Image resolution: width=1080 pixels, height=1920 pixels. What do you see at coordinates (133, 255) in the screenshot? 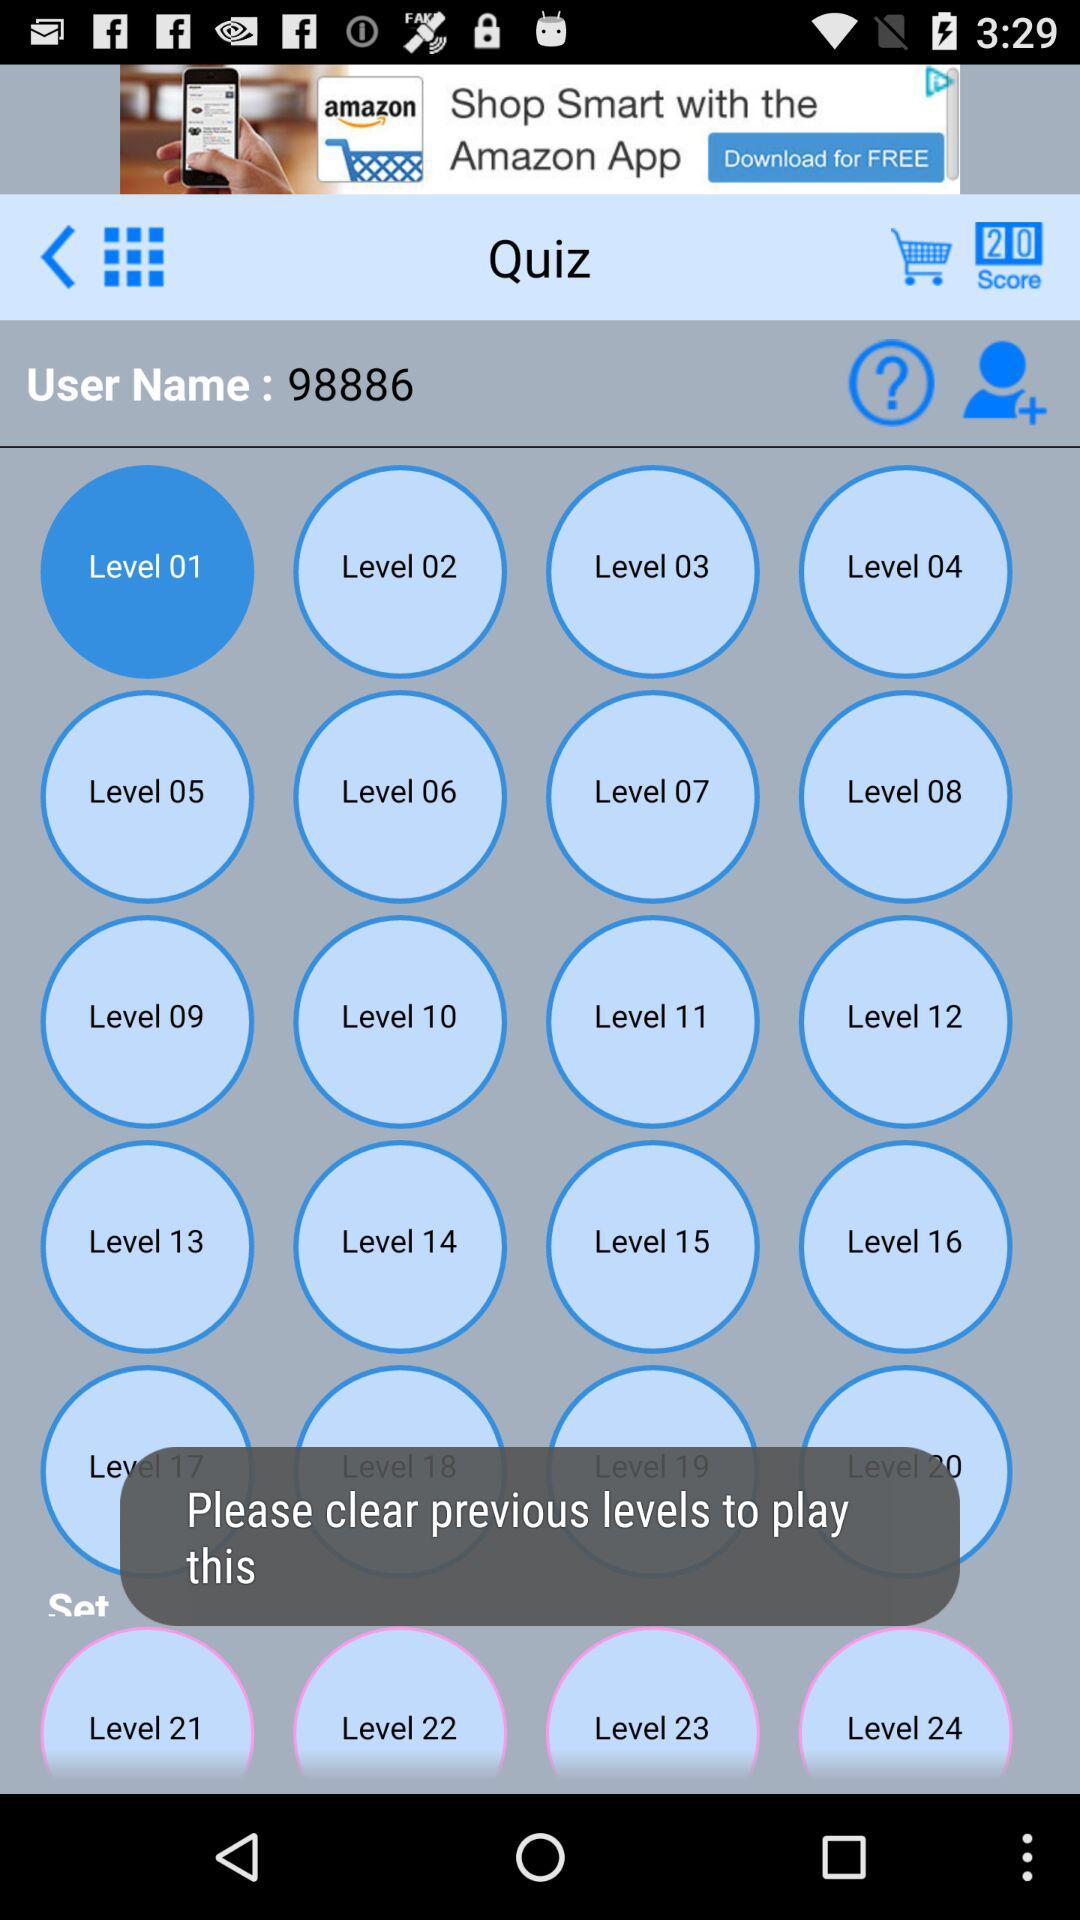
I see `main botten` at bounding box center [133, 255].